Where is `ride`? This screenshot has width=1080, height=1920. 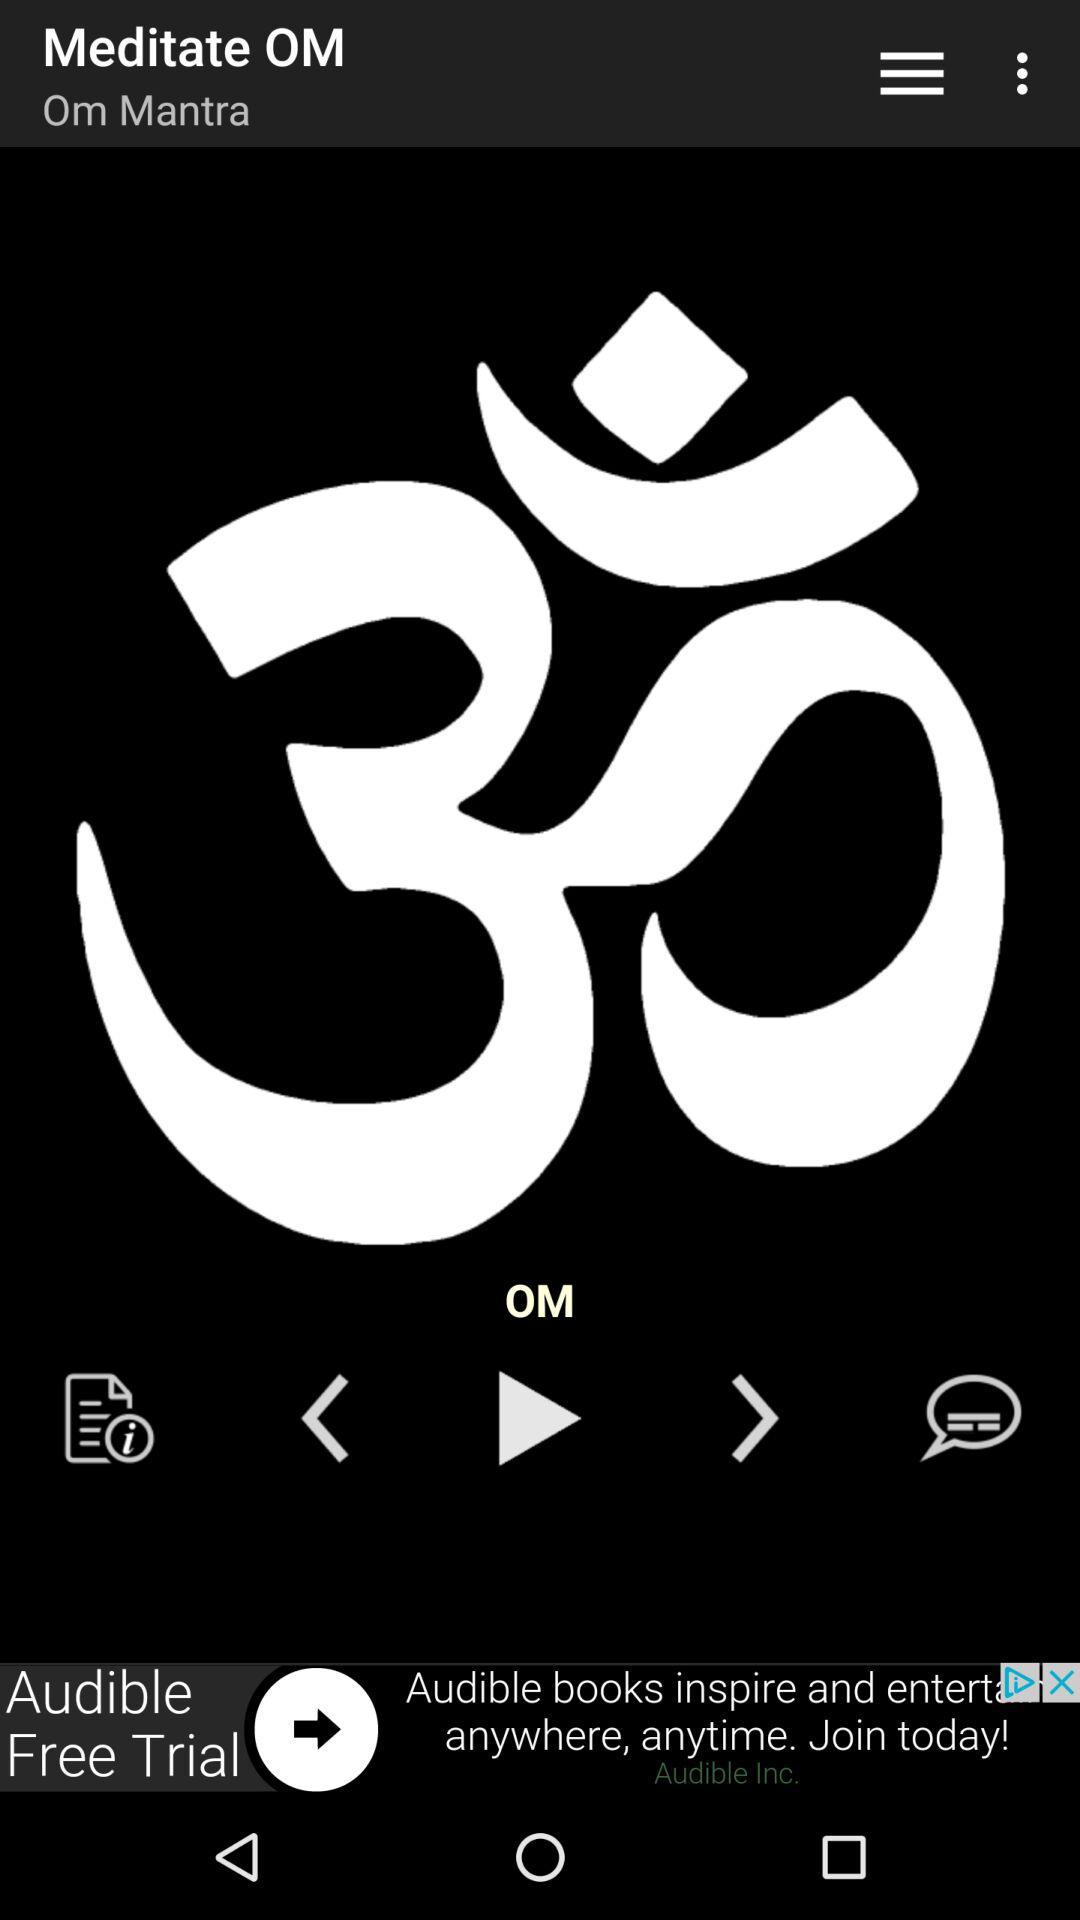 ride is located at coordinates (323, 1417).